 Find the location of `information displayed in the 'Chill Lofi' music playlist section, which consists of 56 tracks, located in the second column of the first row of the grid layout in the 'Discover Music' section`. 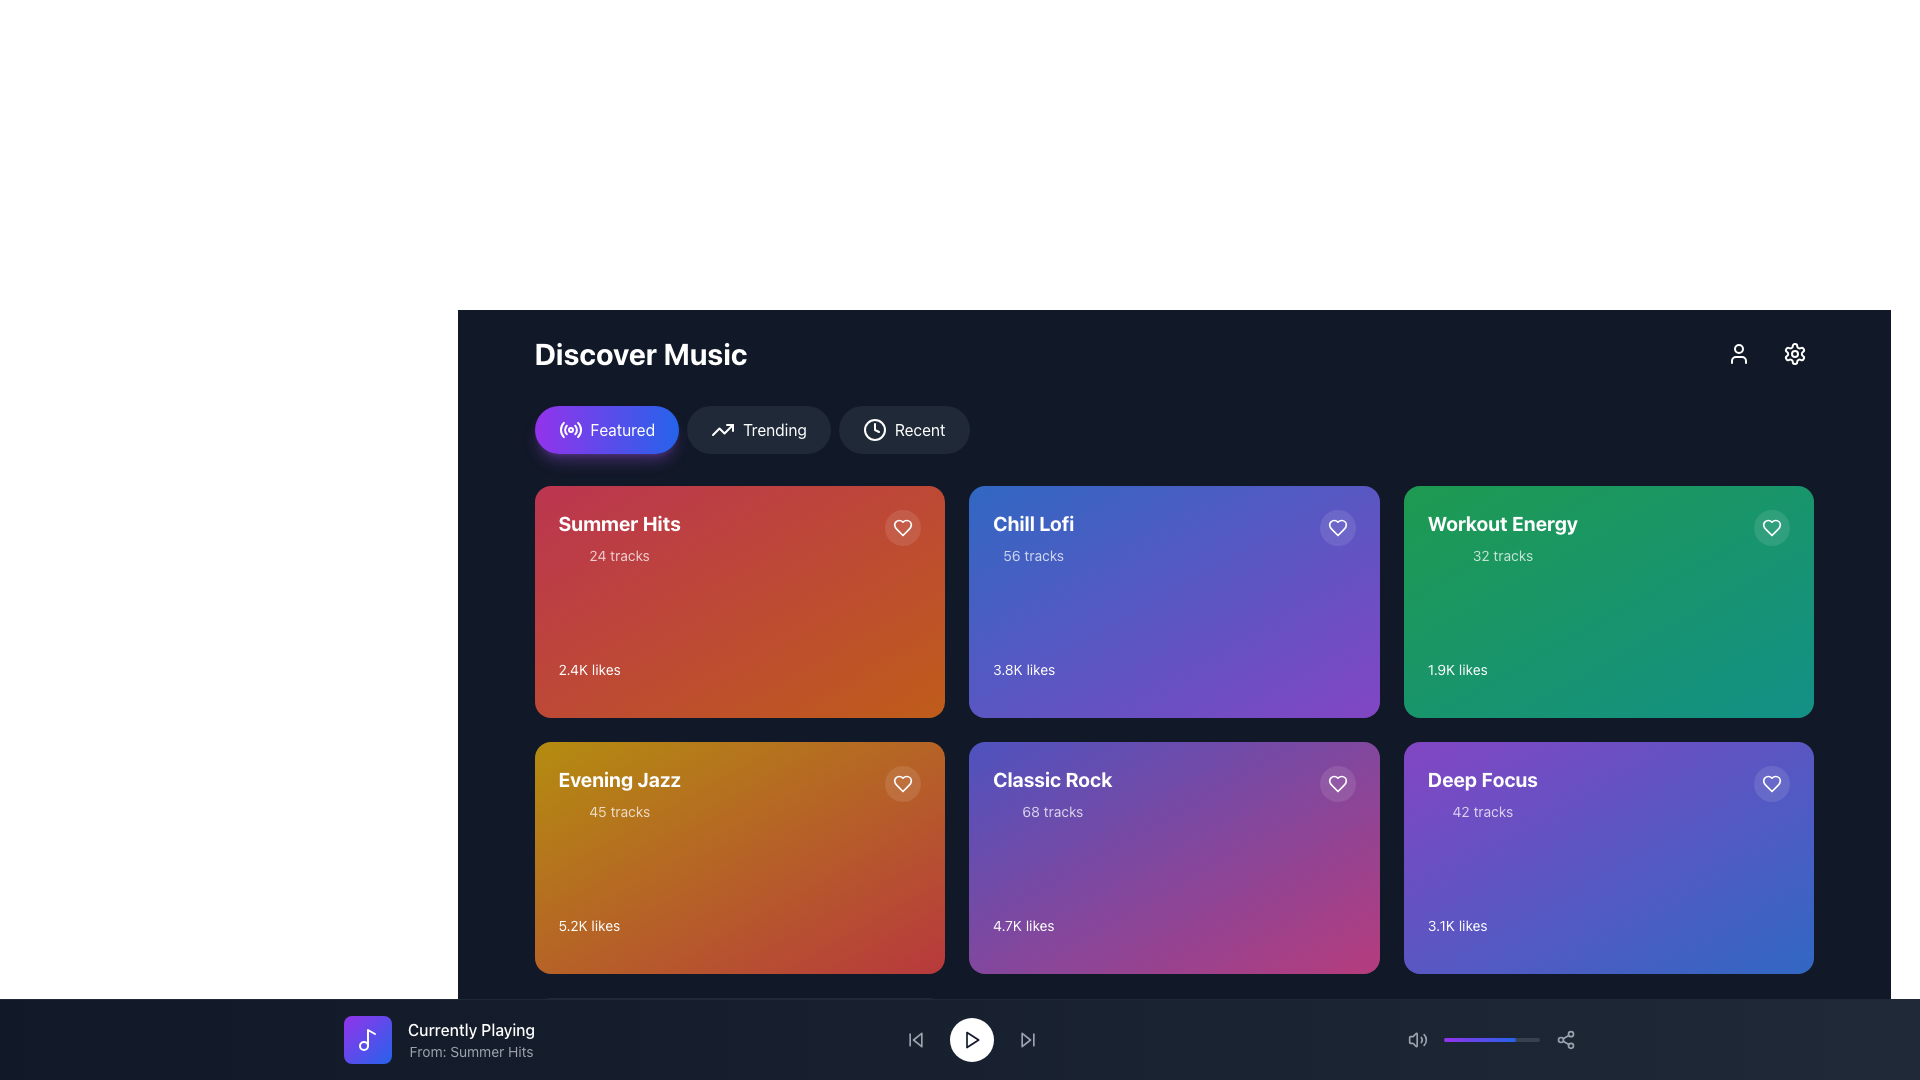

information displayed in the 'Chill Lofi' music playlist section, which consists of 56 tracks, located in the second column of the first row of the grid layout in the 'Discover Music' section is located at coordinates (1174, 536).